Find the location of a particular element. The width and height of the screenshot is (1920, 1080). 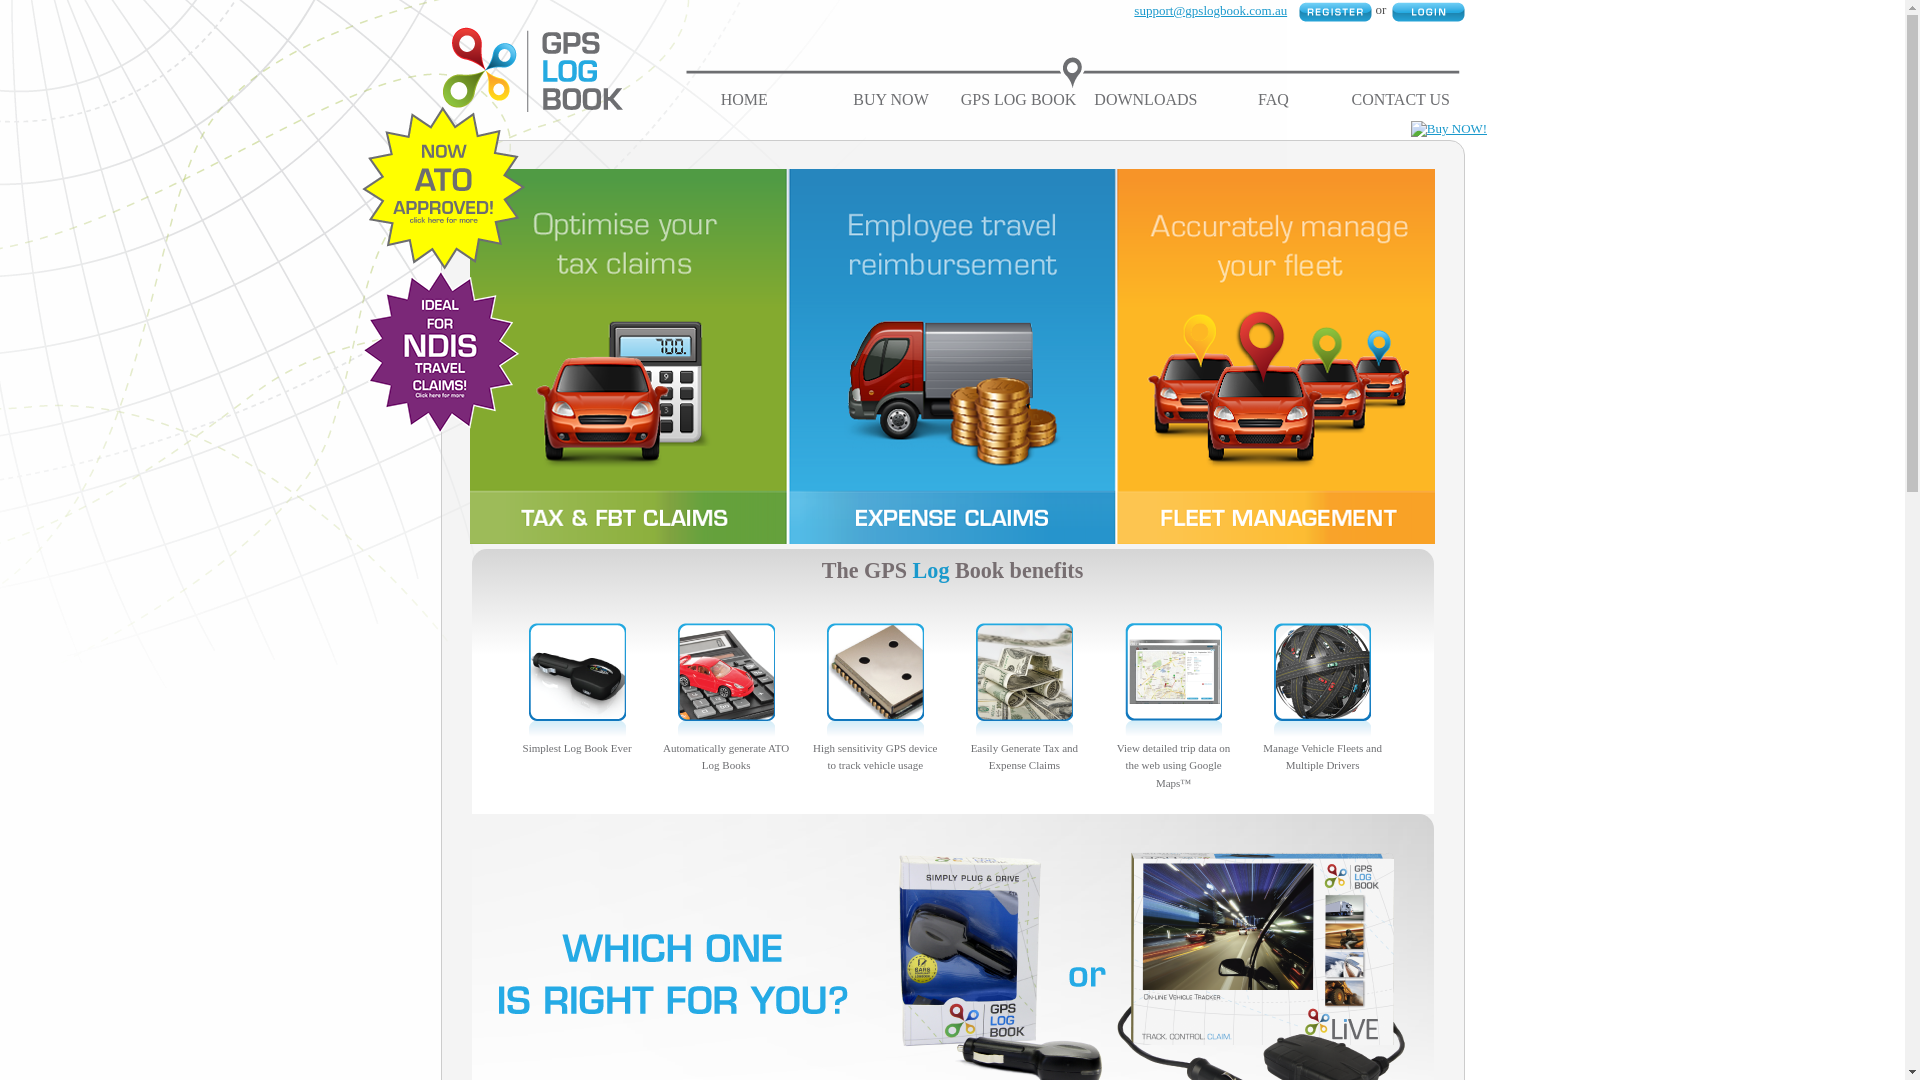

'BUY NOW' is located at coordinates (889, 99).